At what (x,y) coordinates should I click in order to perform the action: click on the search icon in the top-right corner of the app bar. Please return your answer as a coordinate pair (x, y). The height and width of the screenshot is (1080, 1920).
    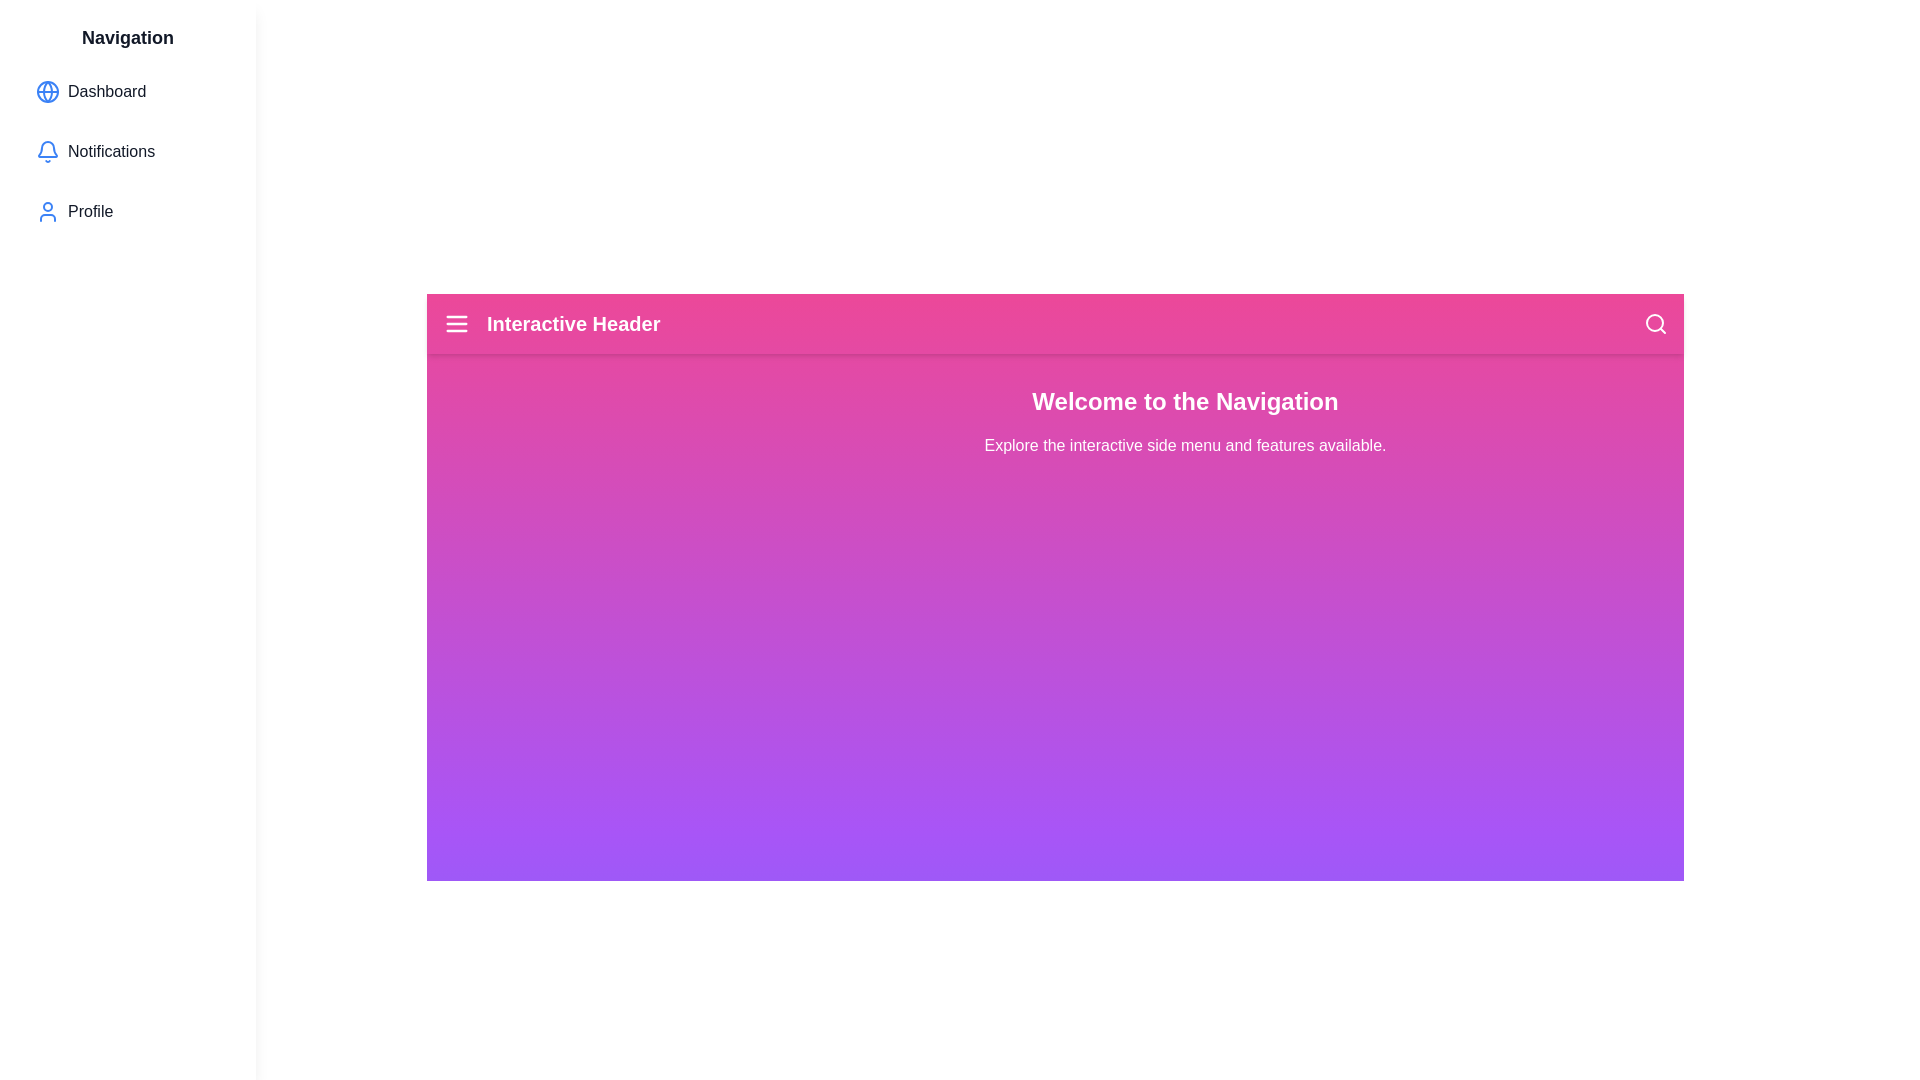
    Looking at the image, I should click on (1656, 323).